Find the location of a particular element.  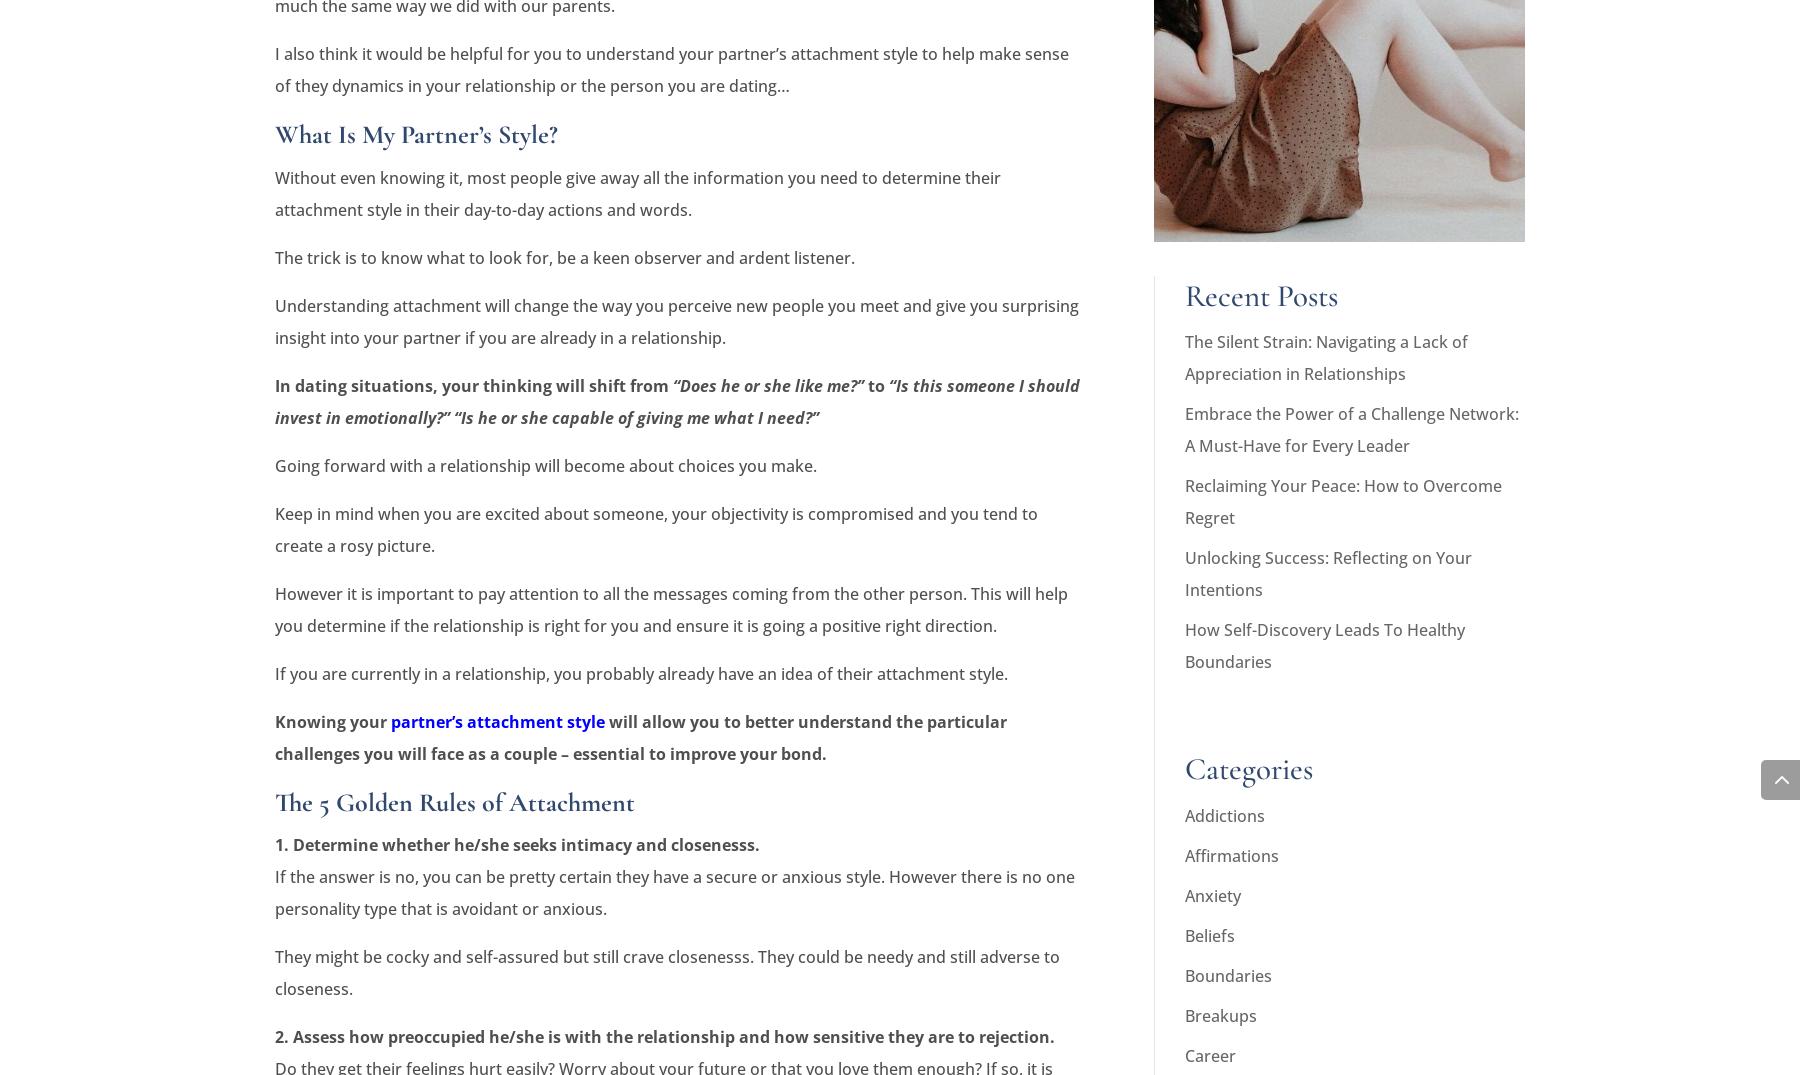

'However it is important to pay attention to all the messages coming from the other person. This will help you determine if the relationship is right for you and ensure it is going a positive right direction.' is located at coordinates (671, 607).